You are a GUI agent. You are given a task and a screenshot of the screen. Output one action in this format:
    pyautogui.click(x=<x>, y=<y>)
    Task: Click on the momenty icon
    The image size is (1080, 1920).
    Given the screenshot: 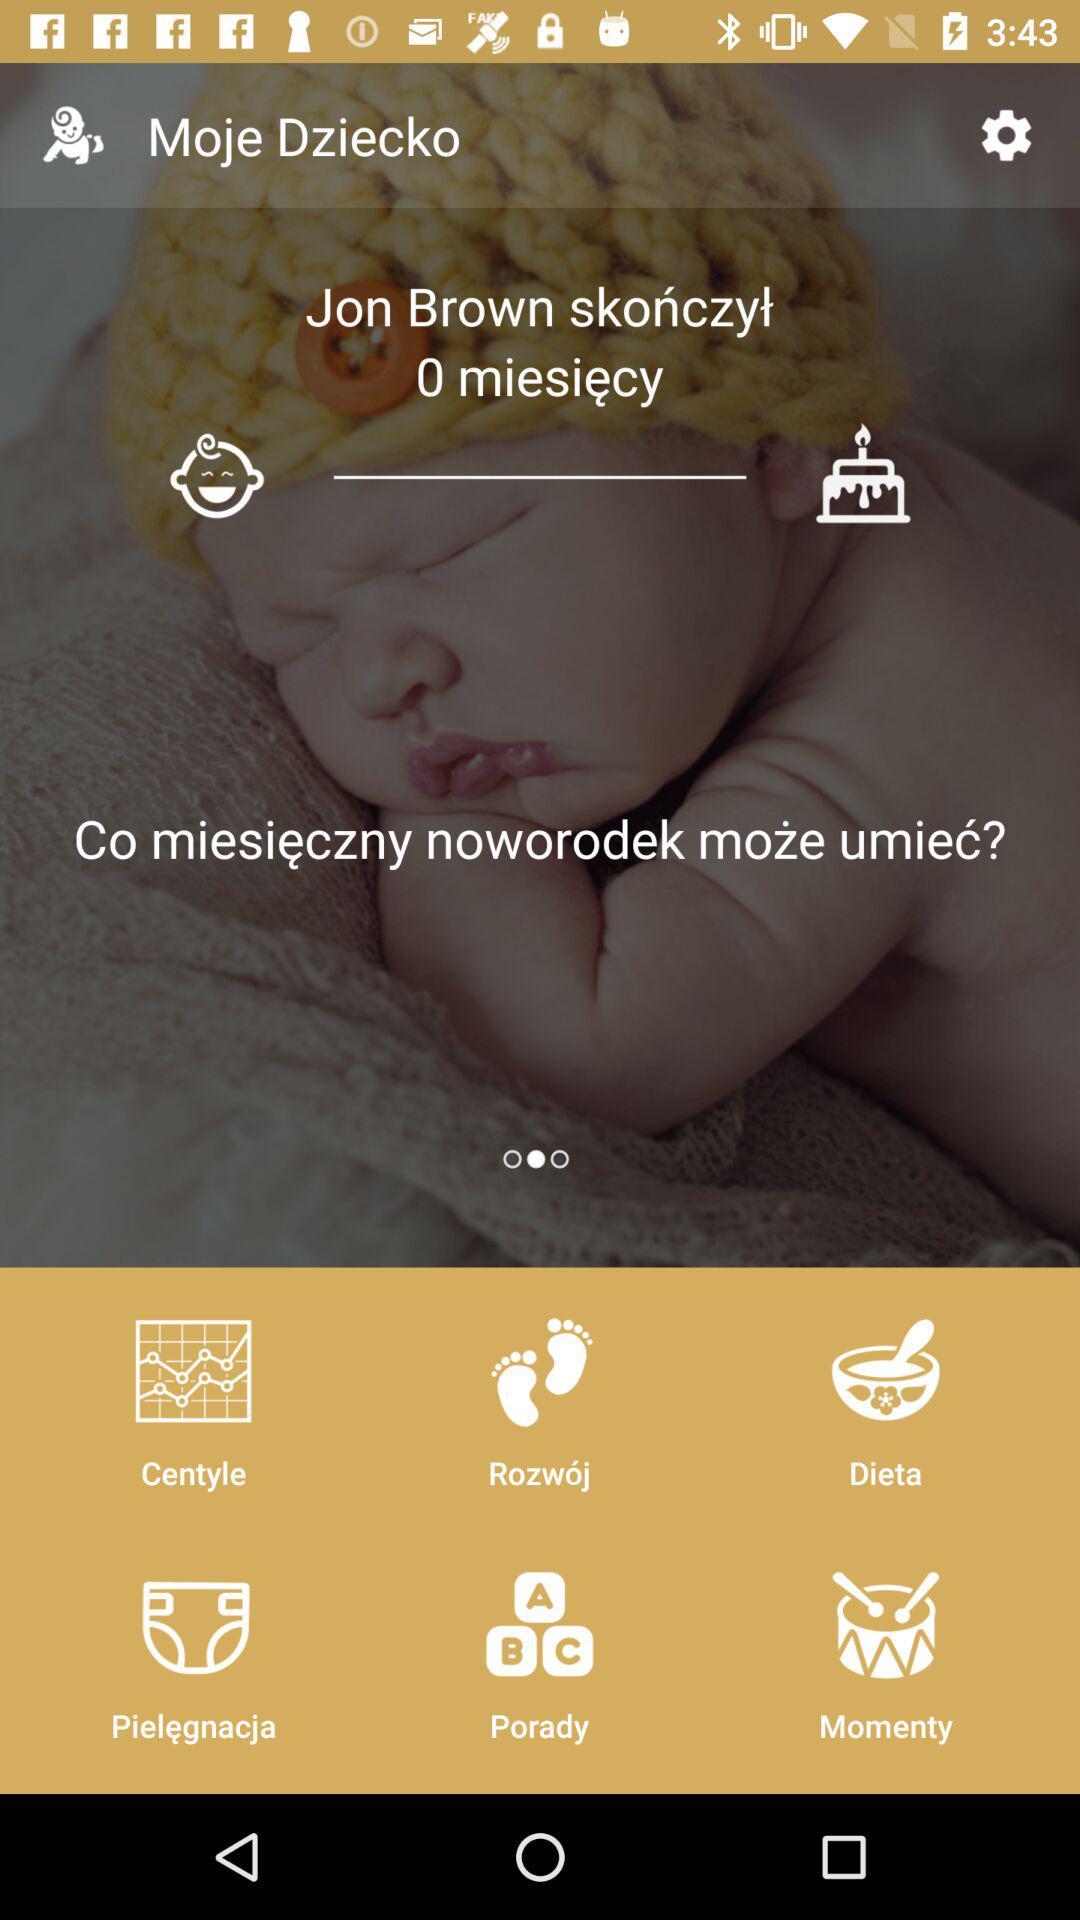 What is the action you would take?
    pyautogui.click(x=884, y=1646)
    